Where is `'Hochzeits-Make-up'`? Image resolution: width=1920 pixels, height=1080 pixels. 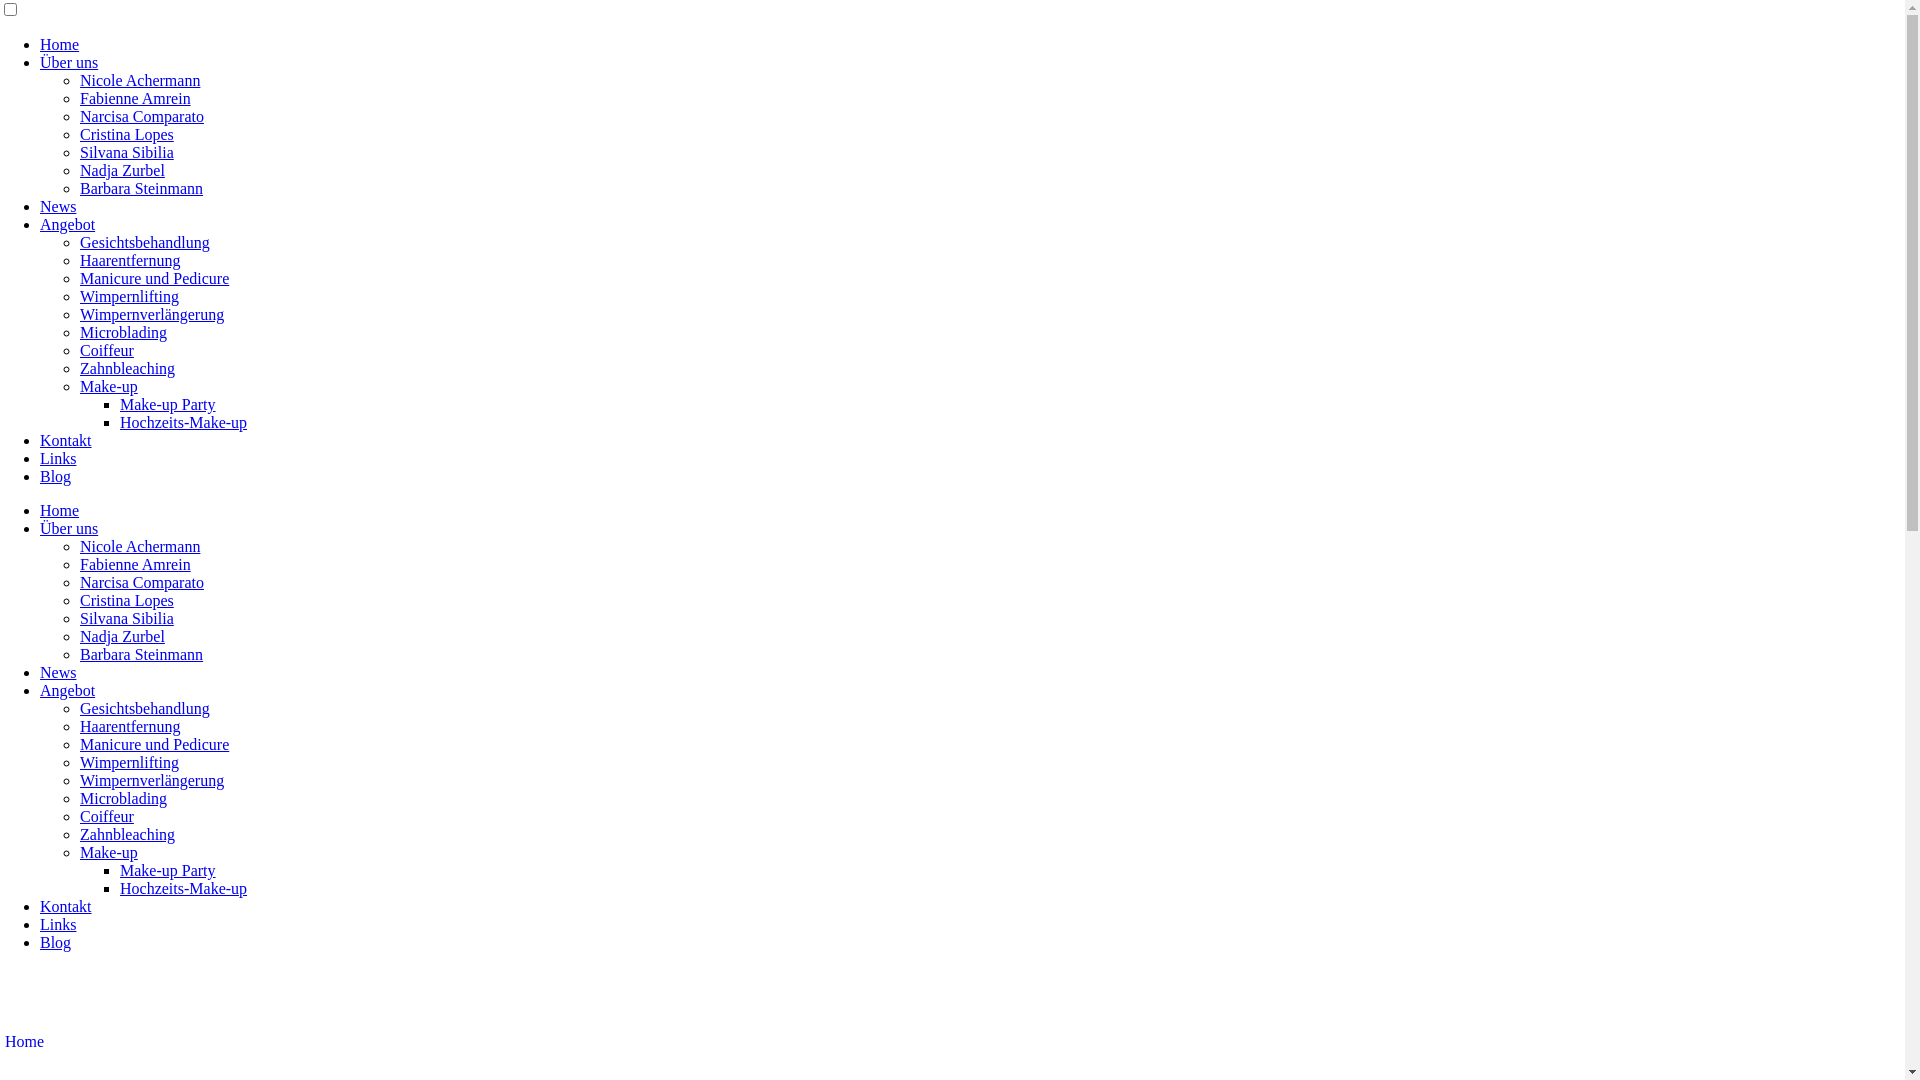
'Hochzeits-Make-up' is located at coordinates (119, 887).